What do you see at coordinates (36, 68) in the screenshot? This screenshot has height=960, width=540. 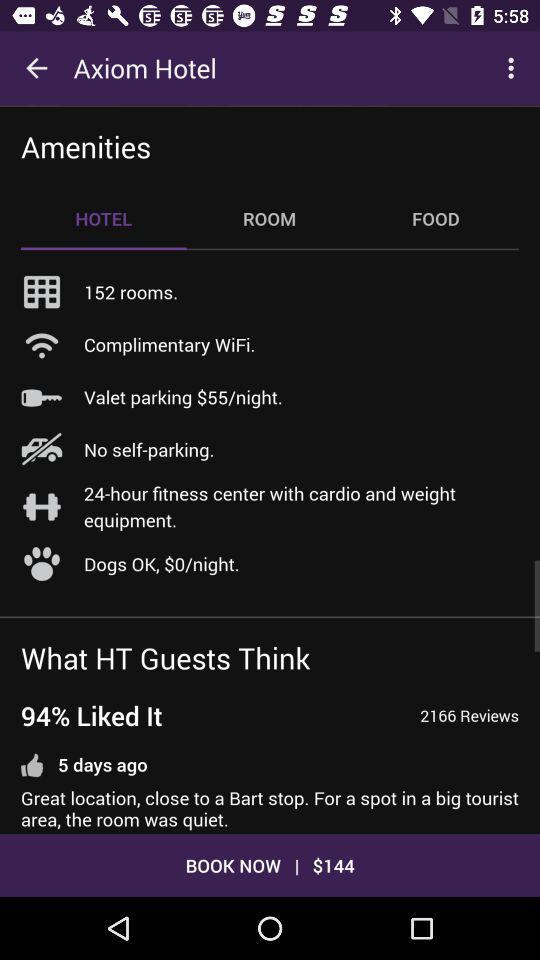 I see `icon to the left of the axiom hotel icon` at bounding box center [36, 68].